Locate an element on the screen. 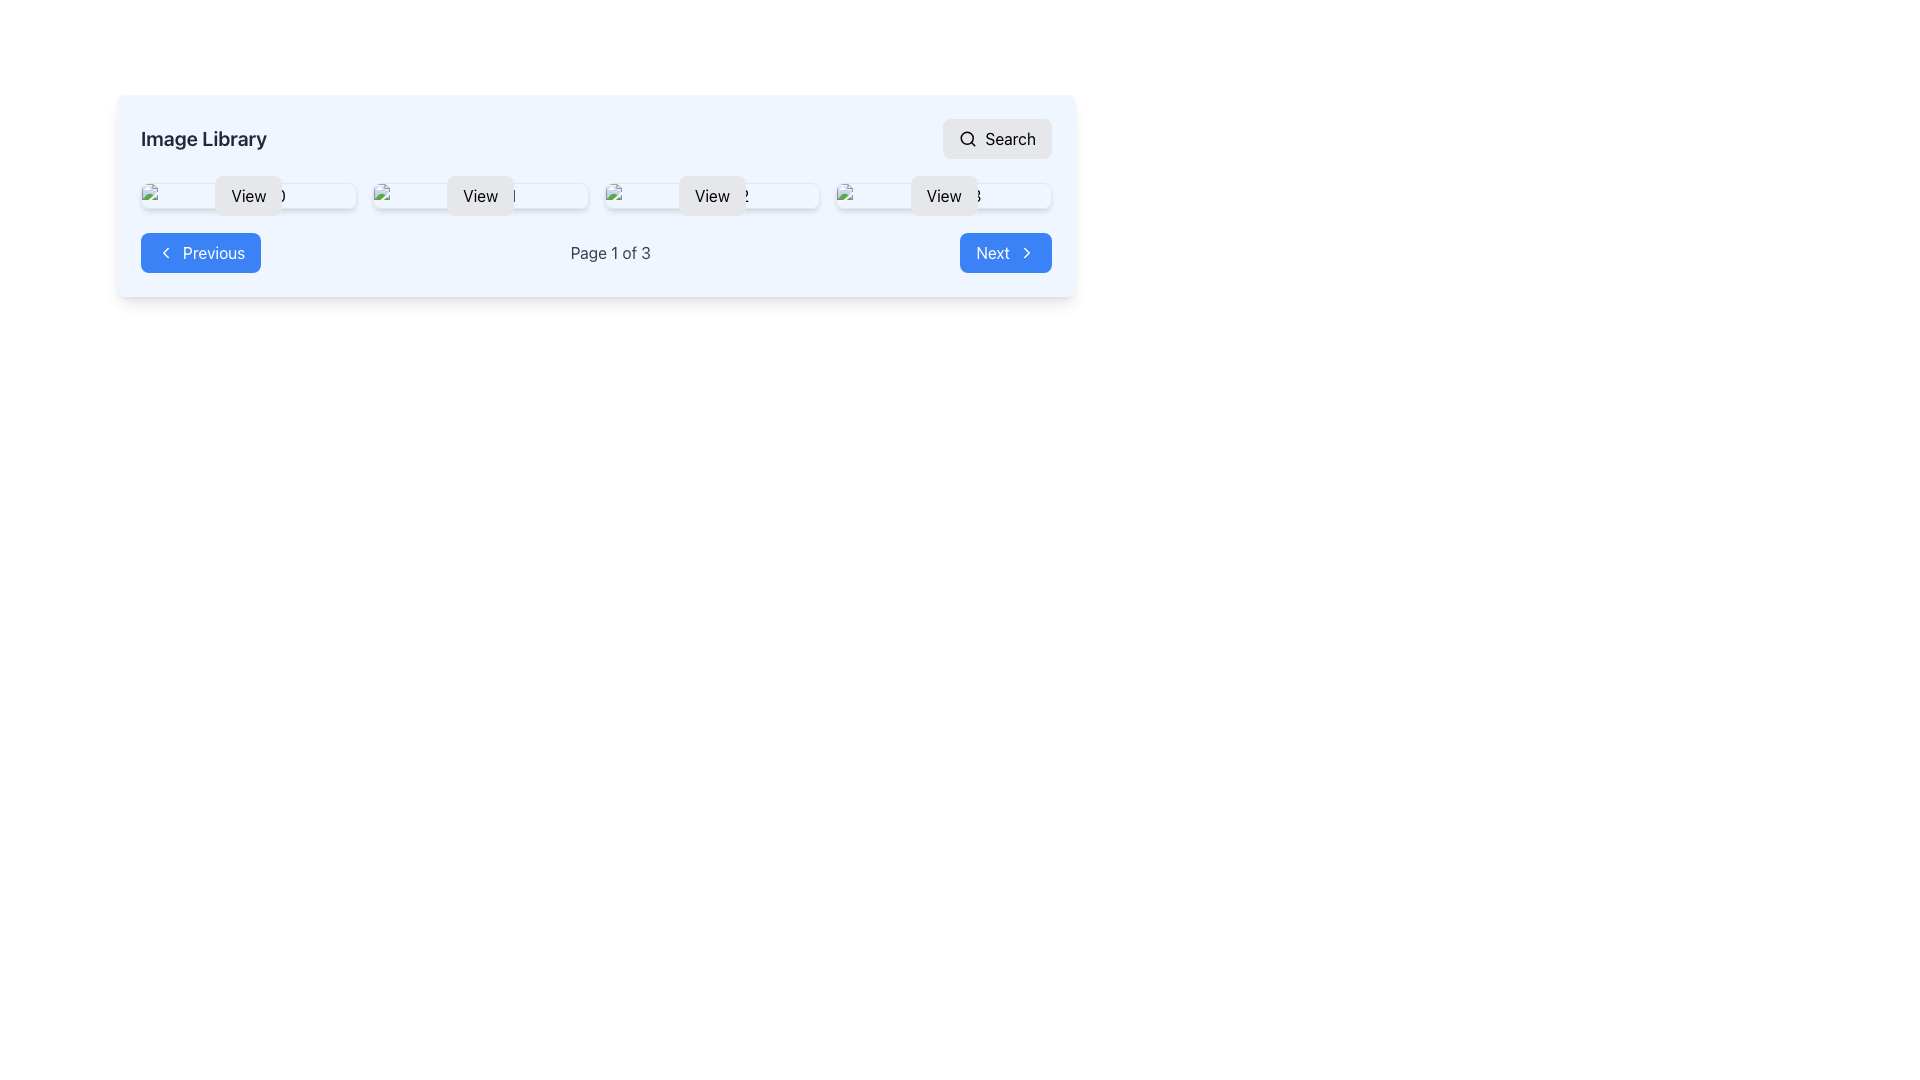  the 'Previous' text label on the blue rectangular button located in the navigation panel labeled 'Image Library' is located at coordinates (214, 252).